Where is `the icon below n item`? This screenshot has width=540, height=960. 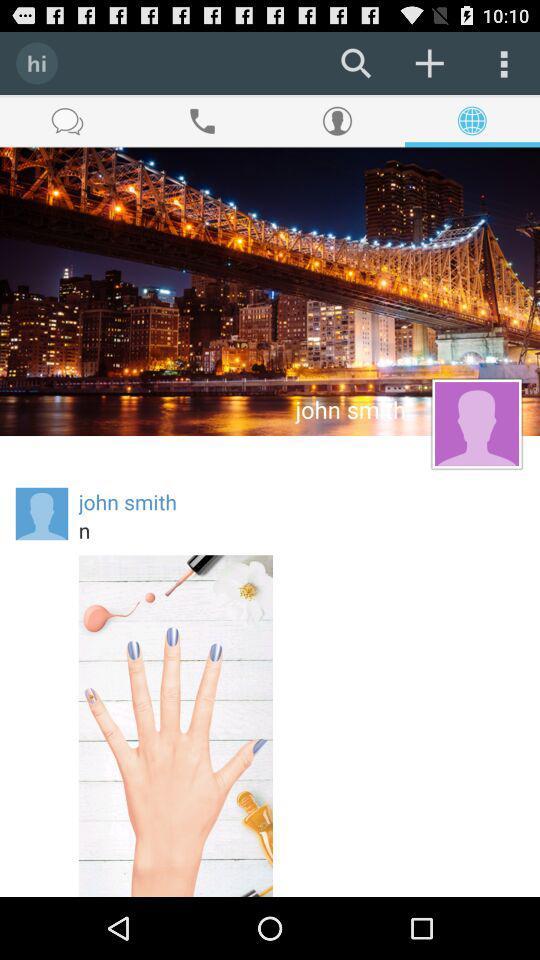 the icon below n item is located at coordinates (175, 724).